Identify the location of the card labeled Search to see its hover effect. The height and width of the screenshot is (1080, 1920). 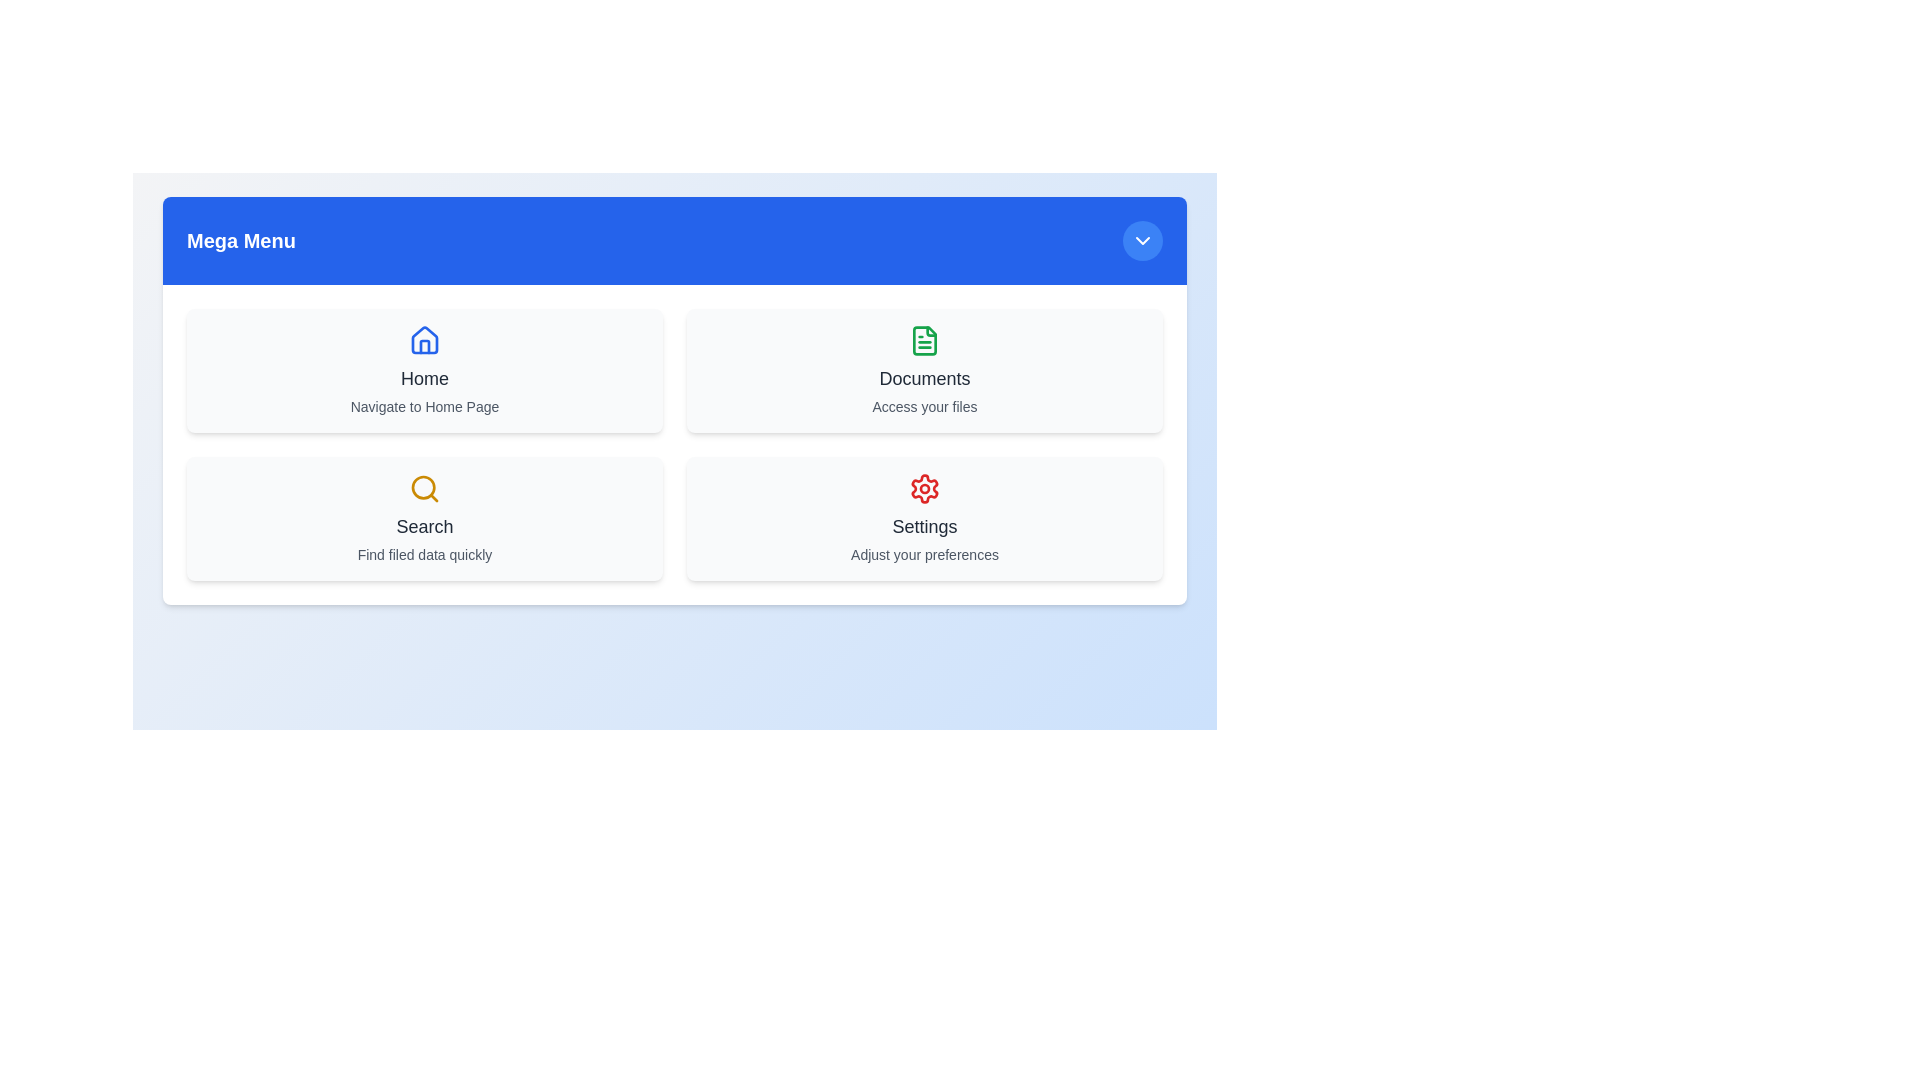
(424, 518).